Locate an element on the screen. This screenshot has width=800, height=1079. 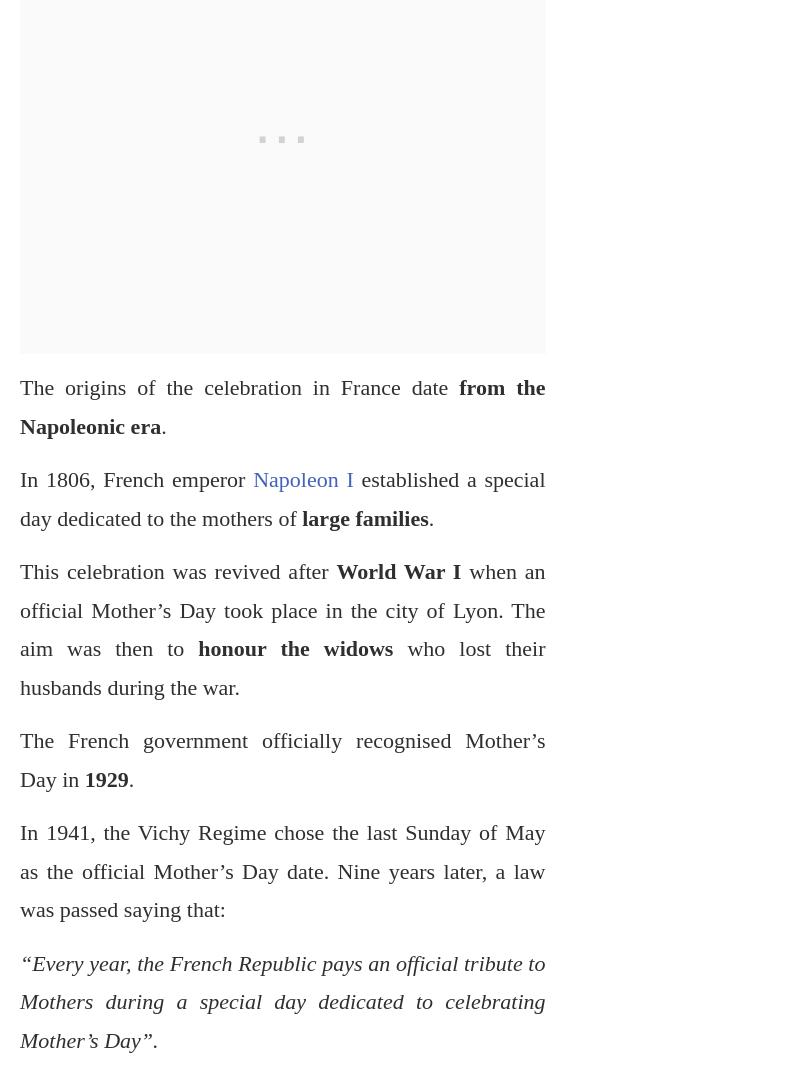
'1929' is located at coordinates (102, 778).